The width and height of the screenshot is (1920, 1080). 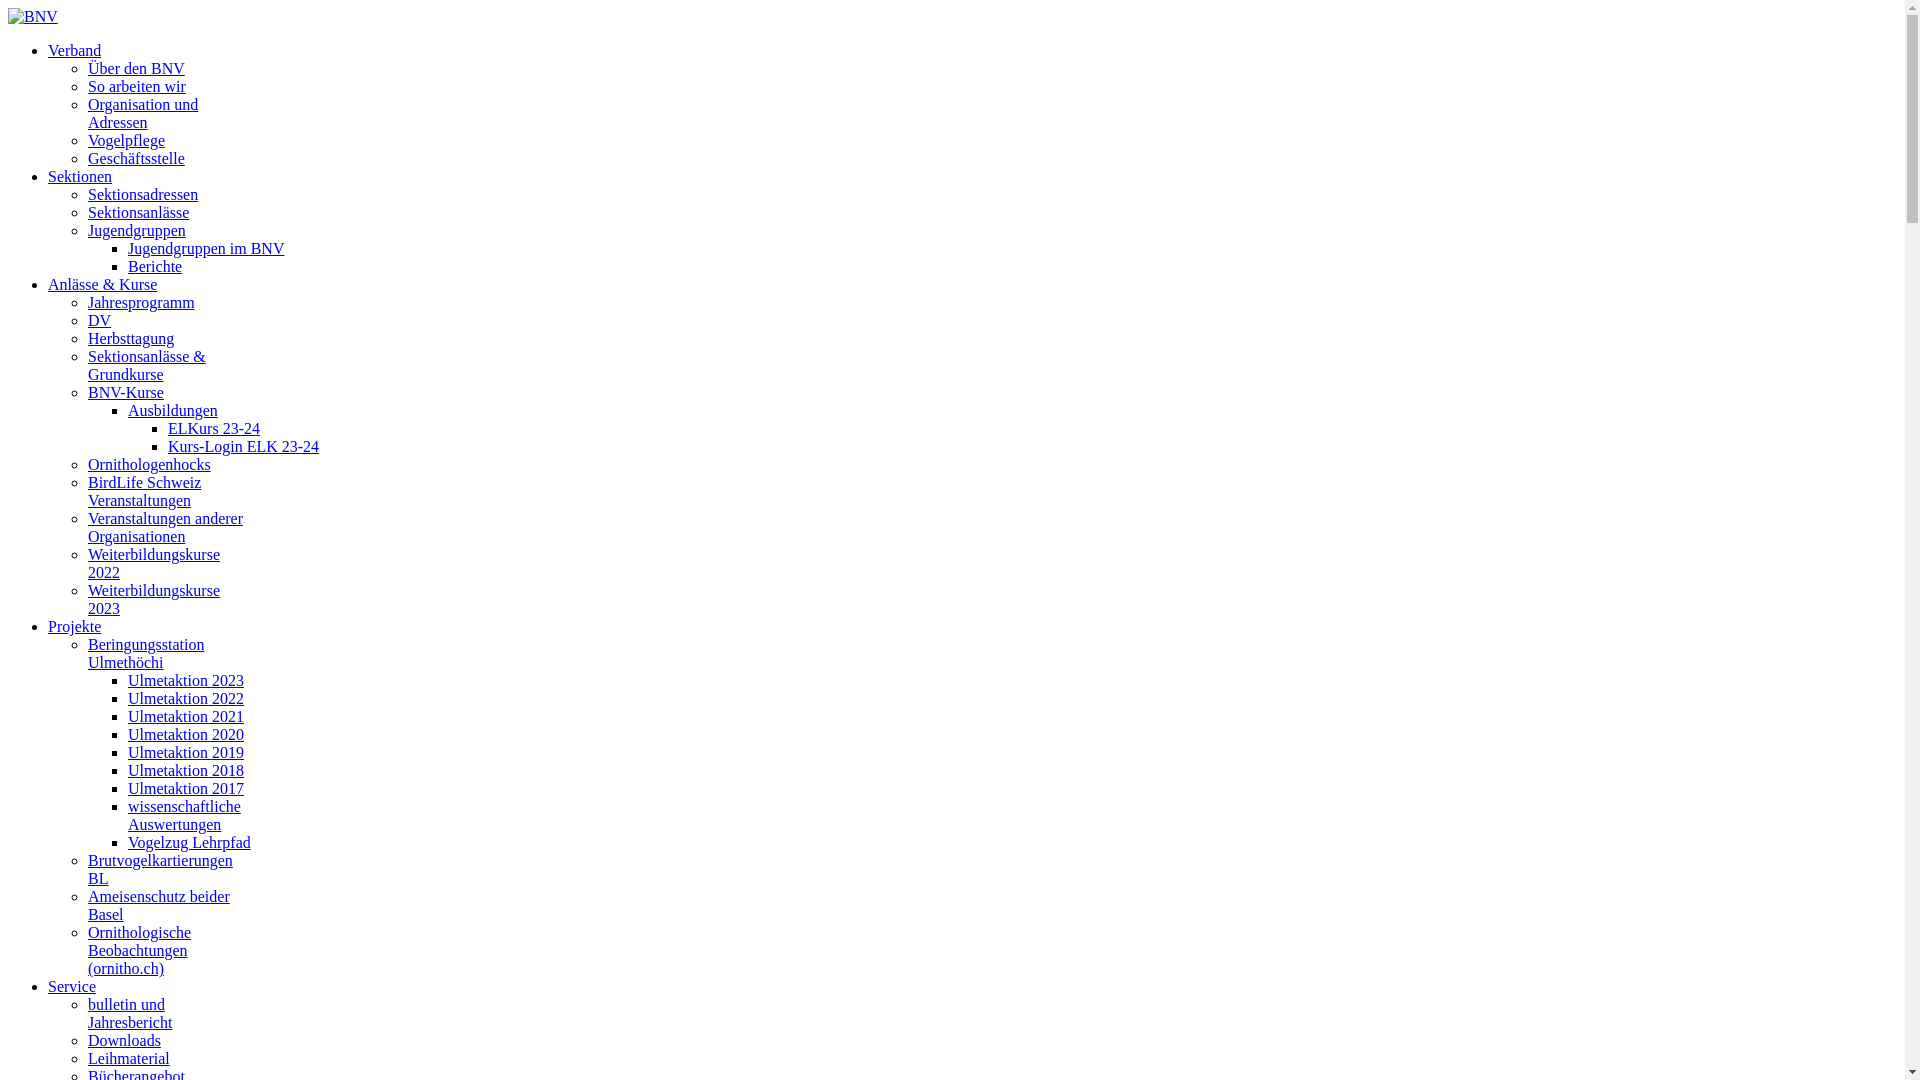 What do you see at coordinates (138, 949) in the screenshot?
I see `'Ornithologische Beobachtungen (ornitho.ch)'` at bounding box center [138, 949].